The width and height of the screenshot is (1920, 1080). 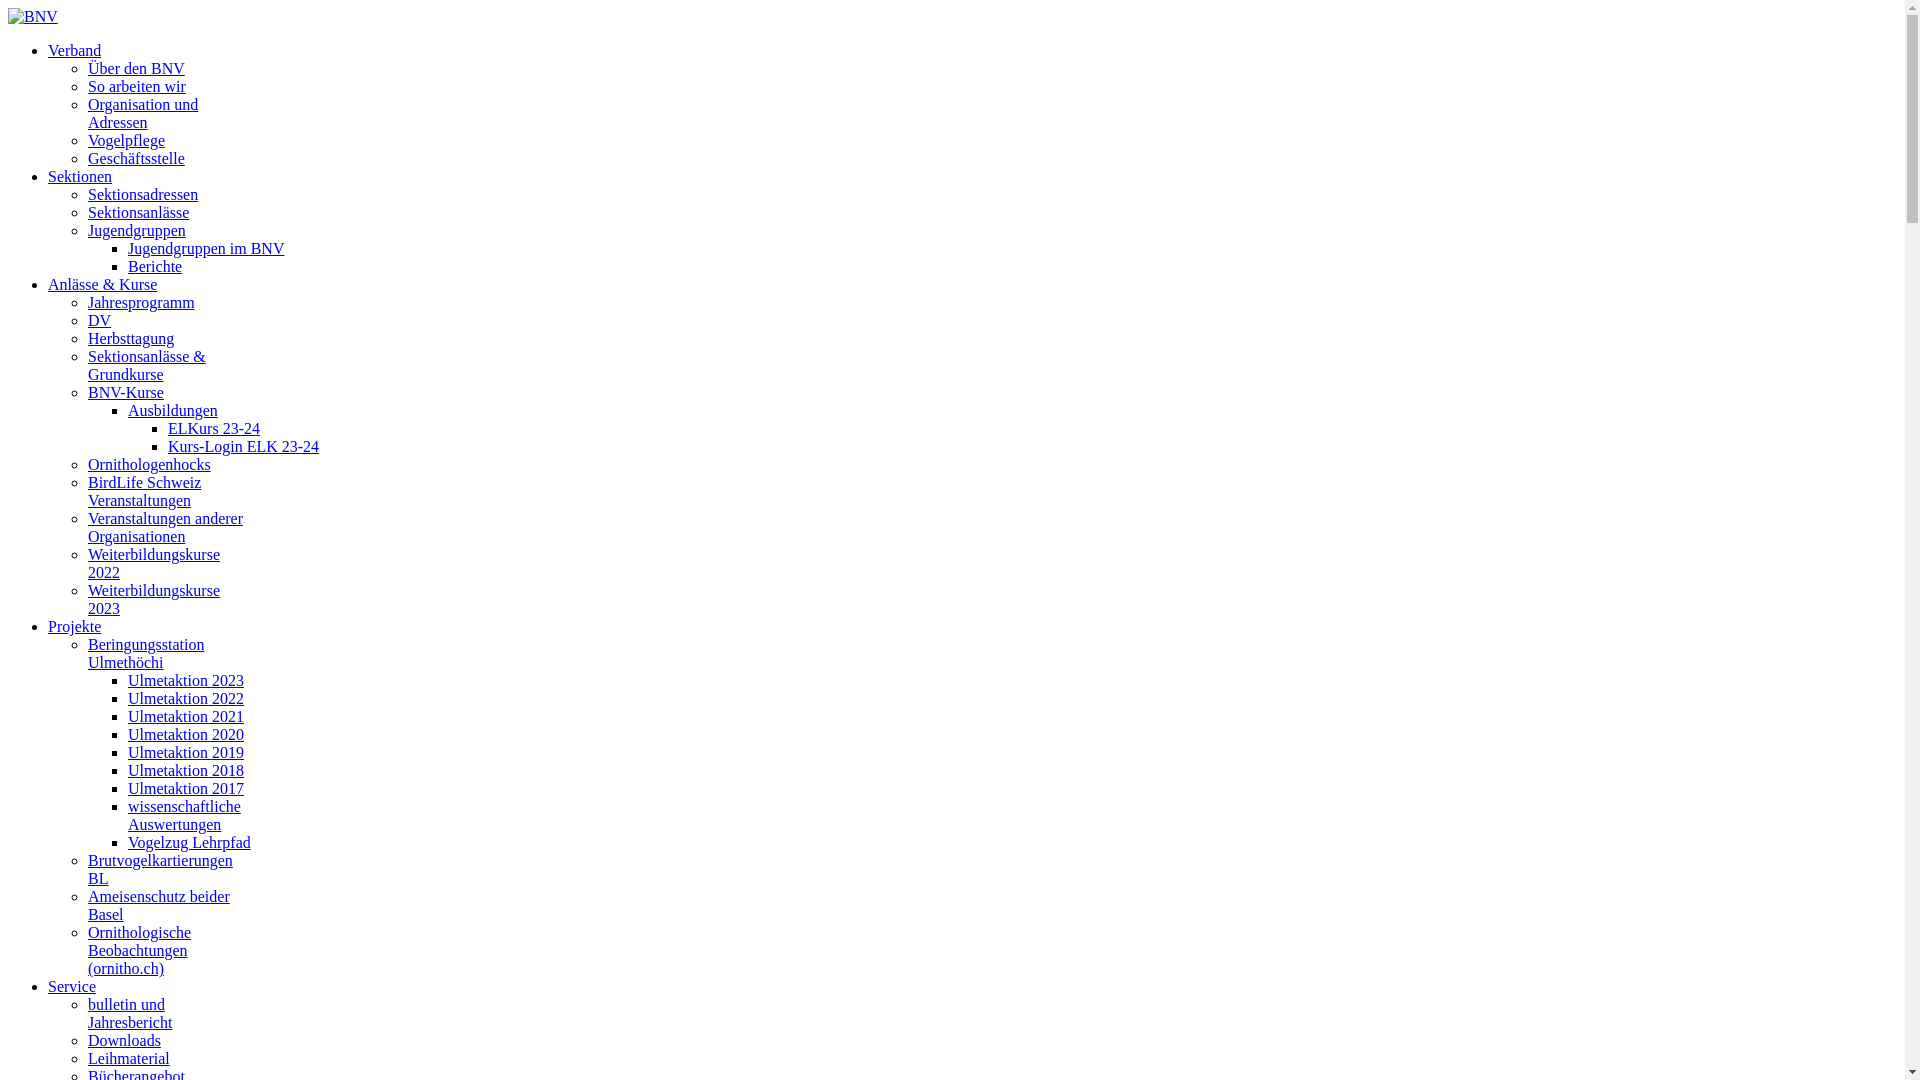 What do you see at coordinates (138, 949) in the screenshot?
I see `'Ornithologische Beobachtungen (ornitho.ch)'` at bounding box center [138, 949].